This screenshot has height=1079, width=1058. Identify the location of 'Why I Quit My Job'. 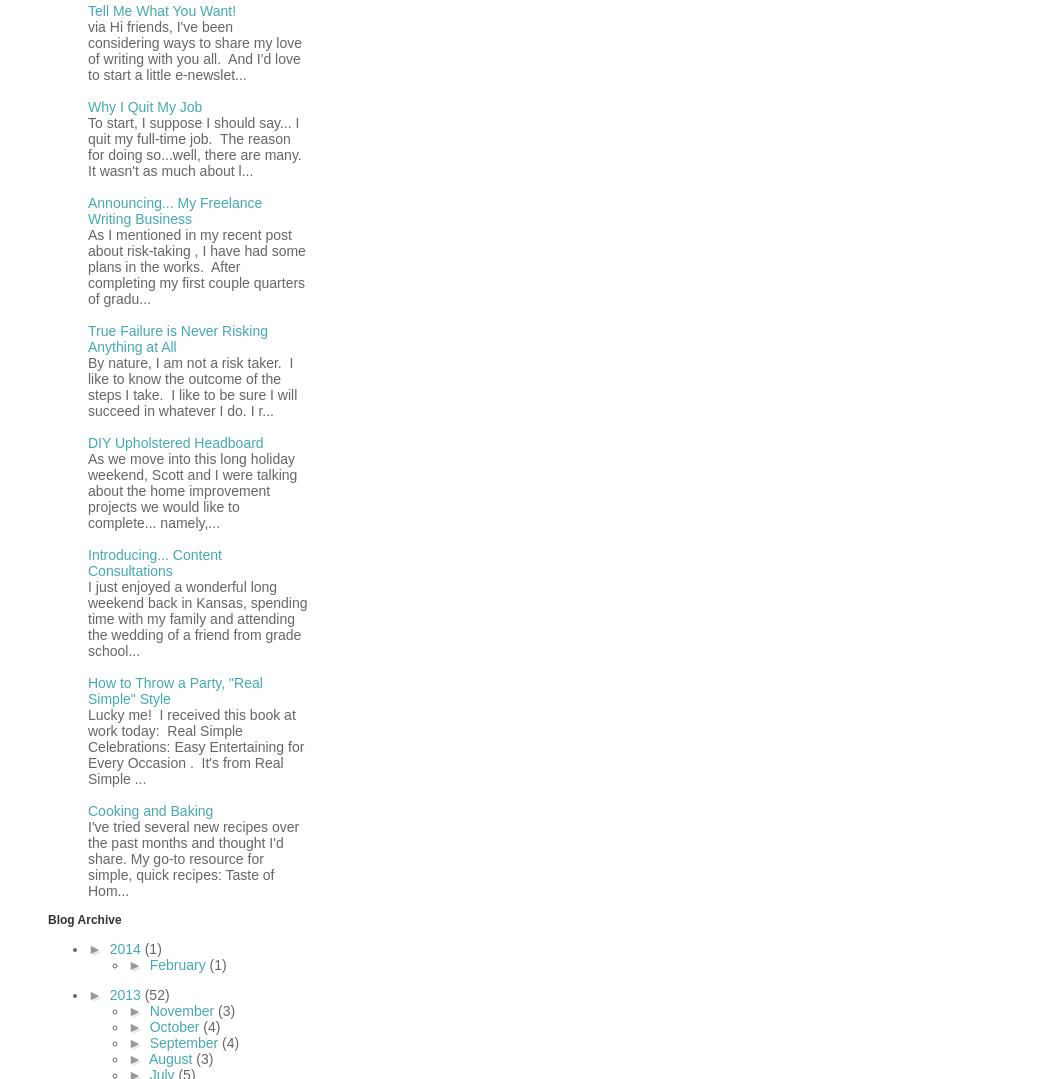
(144, 105).